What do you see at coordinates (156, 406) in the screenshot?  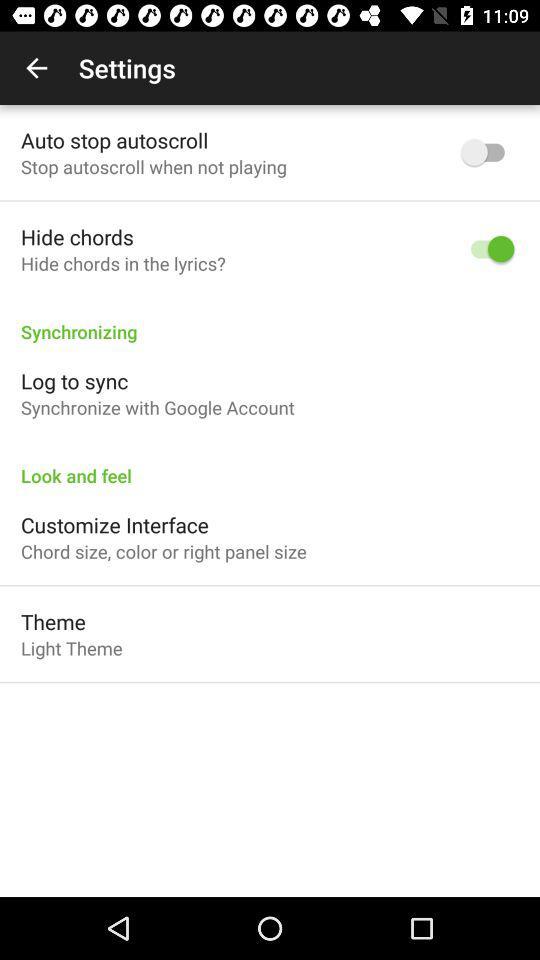 I see `the item below log to sync` at bounding box center [156, 406].